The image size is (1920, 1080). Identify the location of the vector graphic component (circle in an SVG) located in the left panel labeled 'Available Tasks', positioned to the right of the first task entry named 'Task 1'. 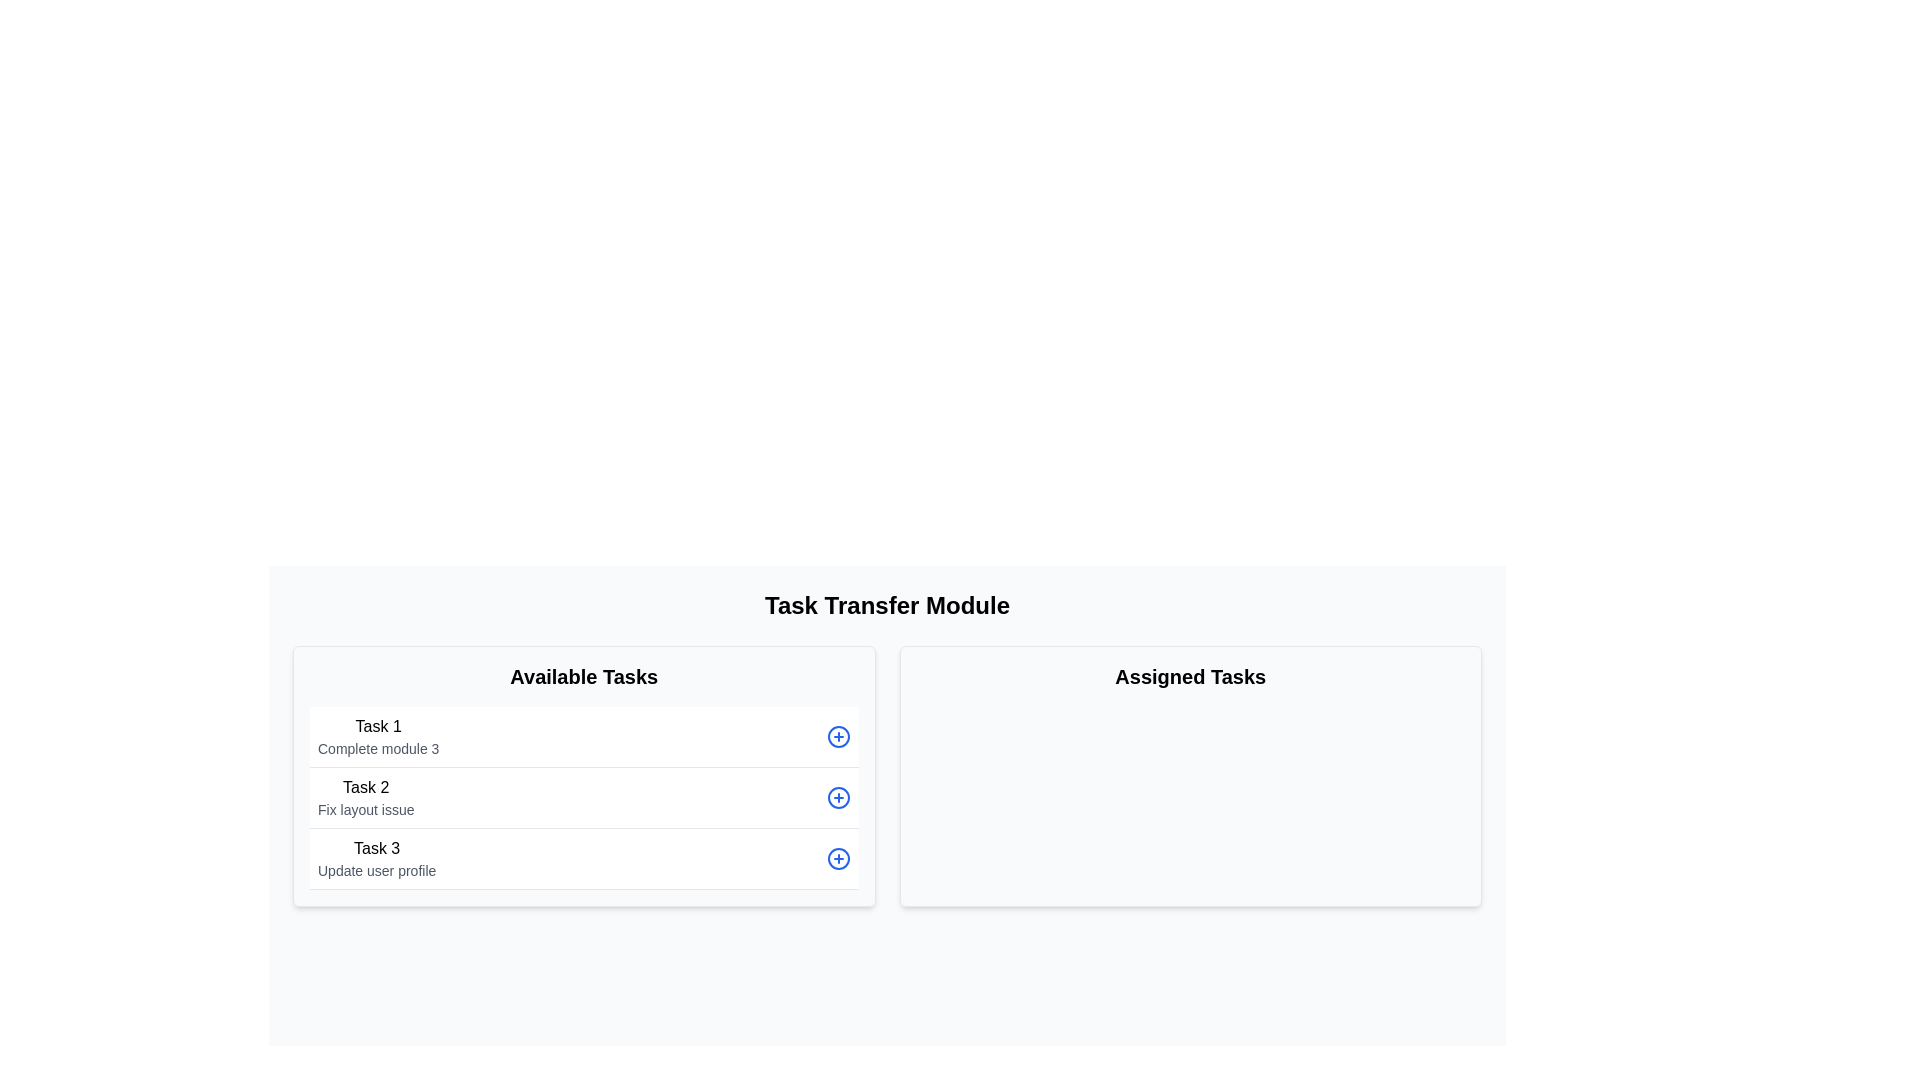
(838, 736).